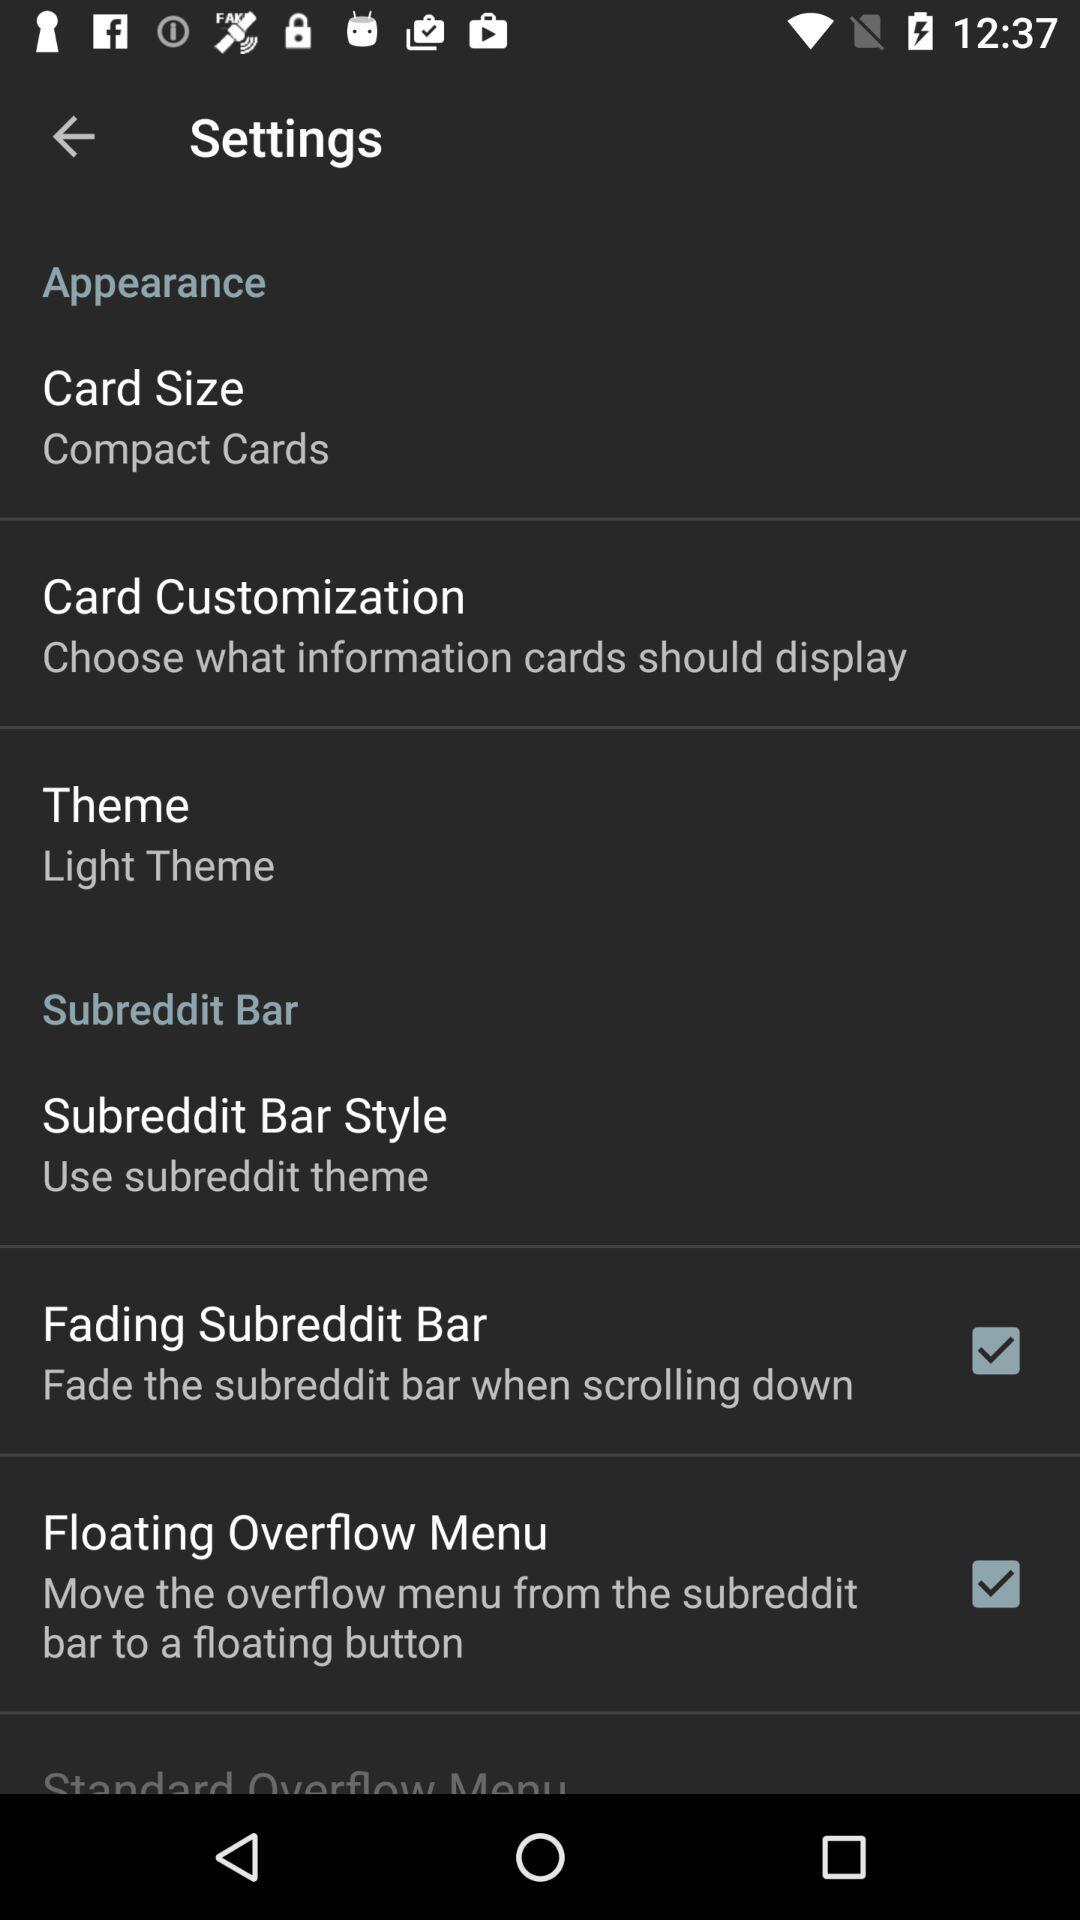 This screenshot has width=1080, height=1920. What do you see at coordinates (995, 1350) in the screenshot?
I see `the check box of fading subreddit bar` at bounding box center [995, 1350].